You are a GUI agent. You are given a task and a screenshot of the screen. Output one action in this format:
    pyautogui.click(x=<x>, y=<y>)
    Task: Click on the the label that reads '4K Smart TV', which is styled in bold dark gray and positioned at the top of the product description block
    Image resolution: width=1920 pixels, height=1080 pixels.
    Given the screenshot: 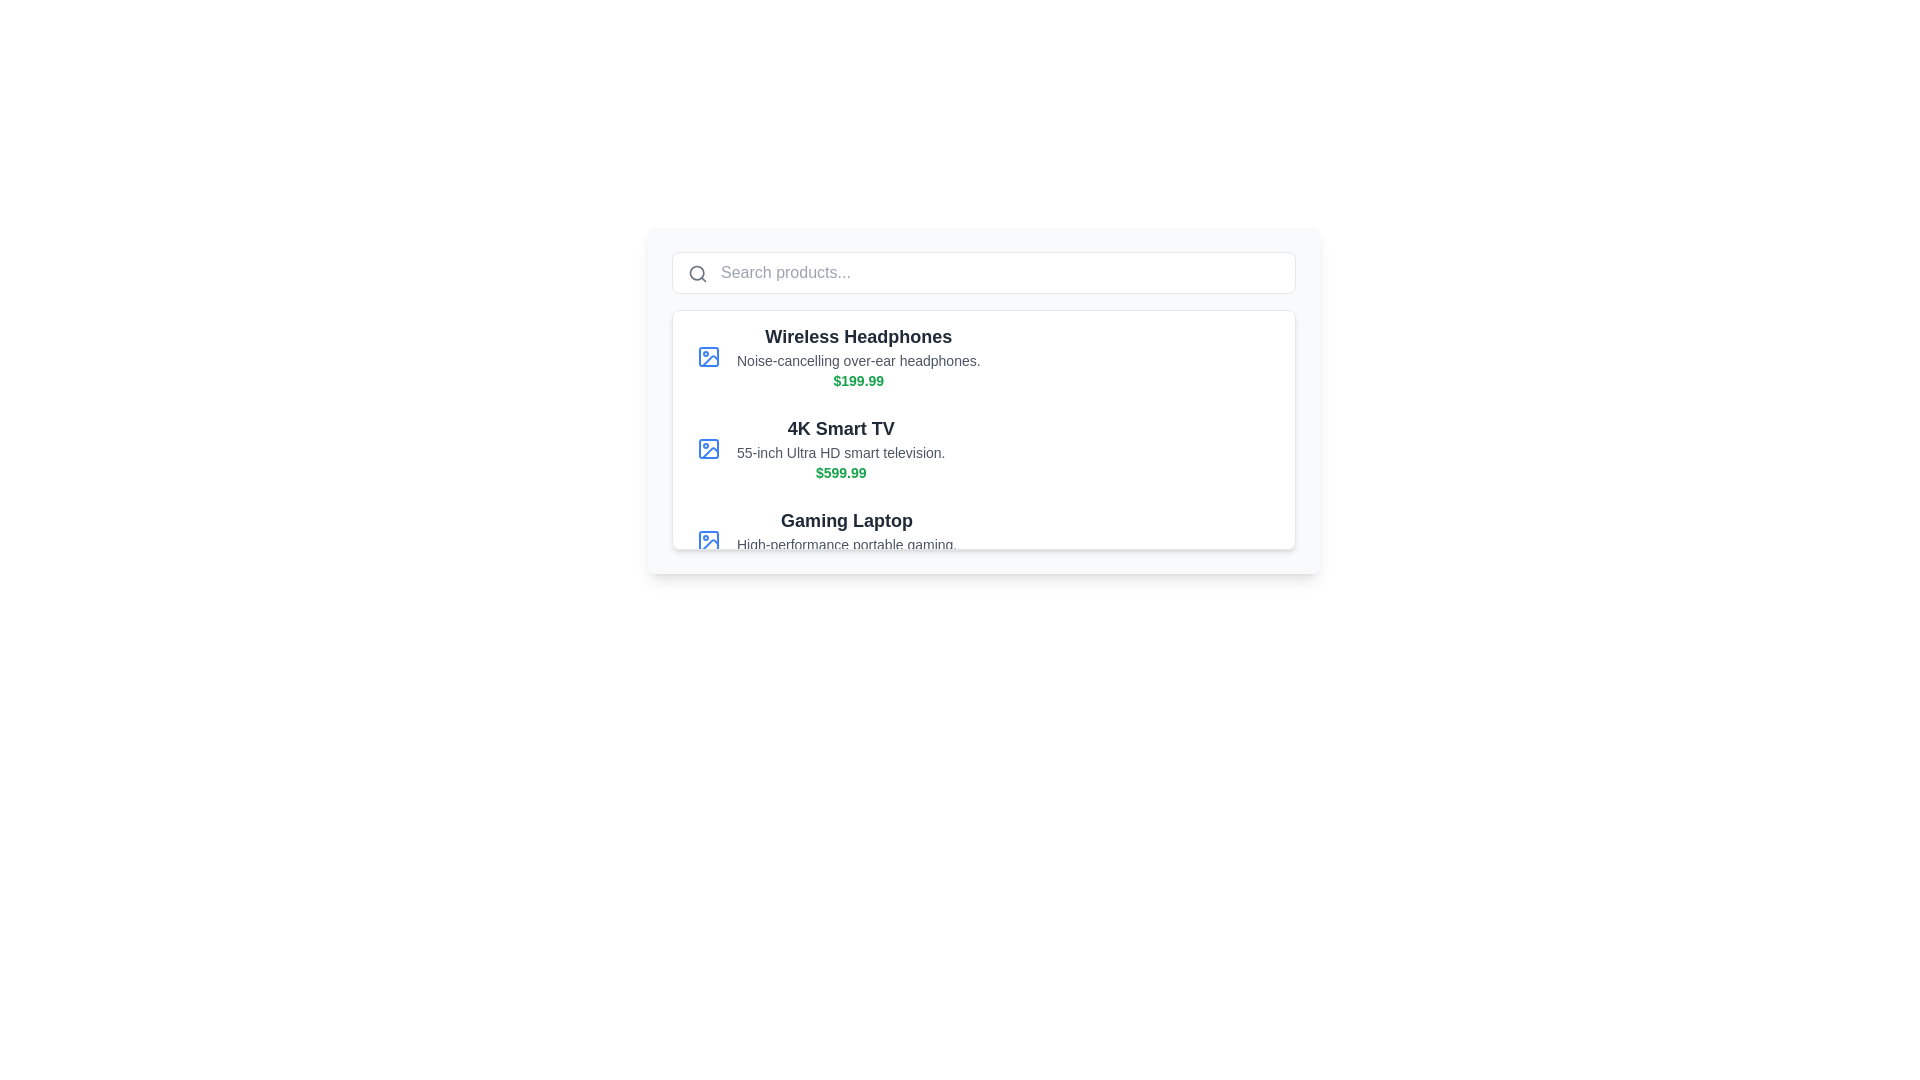 What is the action you would take?
    pyautogui.click(x=841, y=427)
    